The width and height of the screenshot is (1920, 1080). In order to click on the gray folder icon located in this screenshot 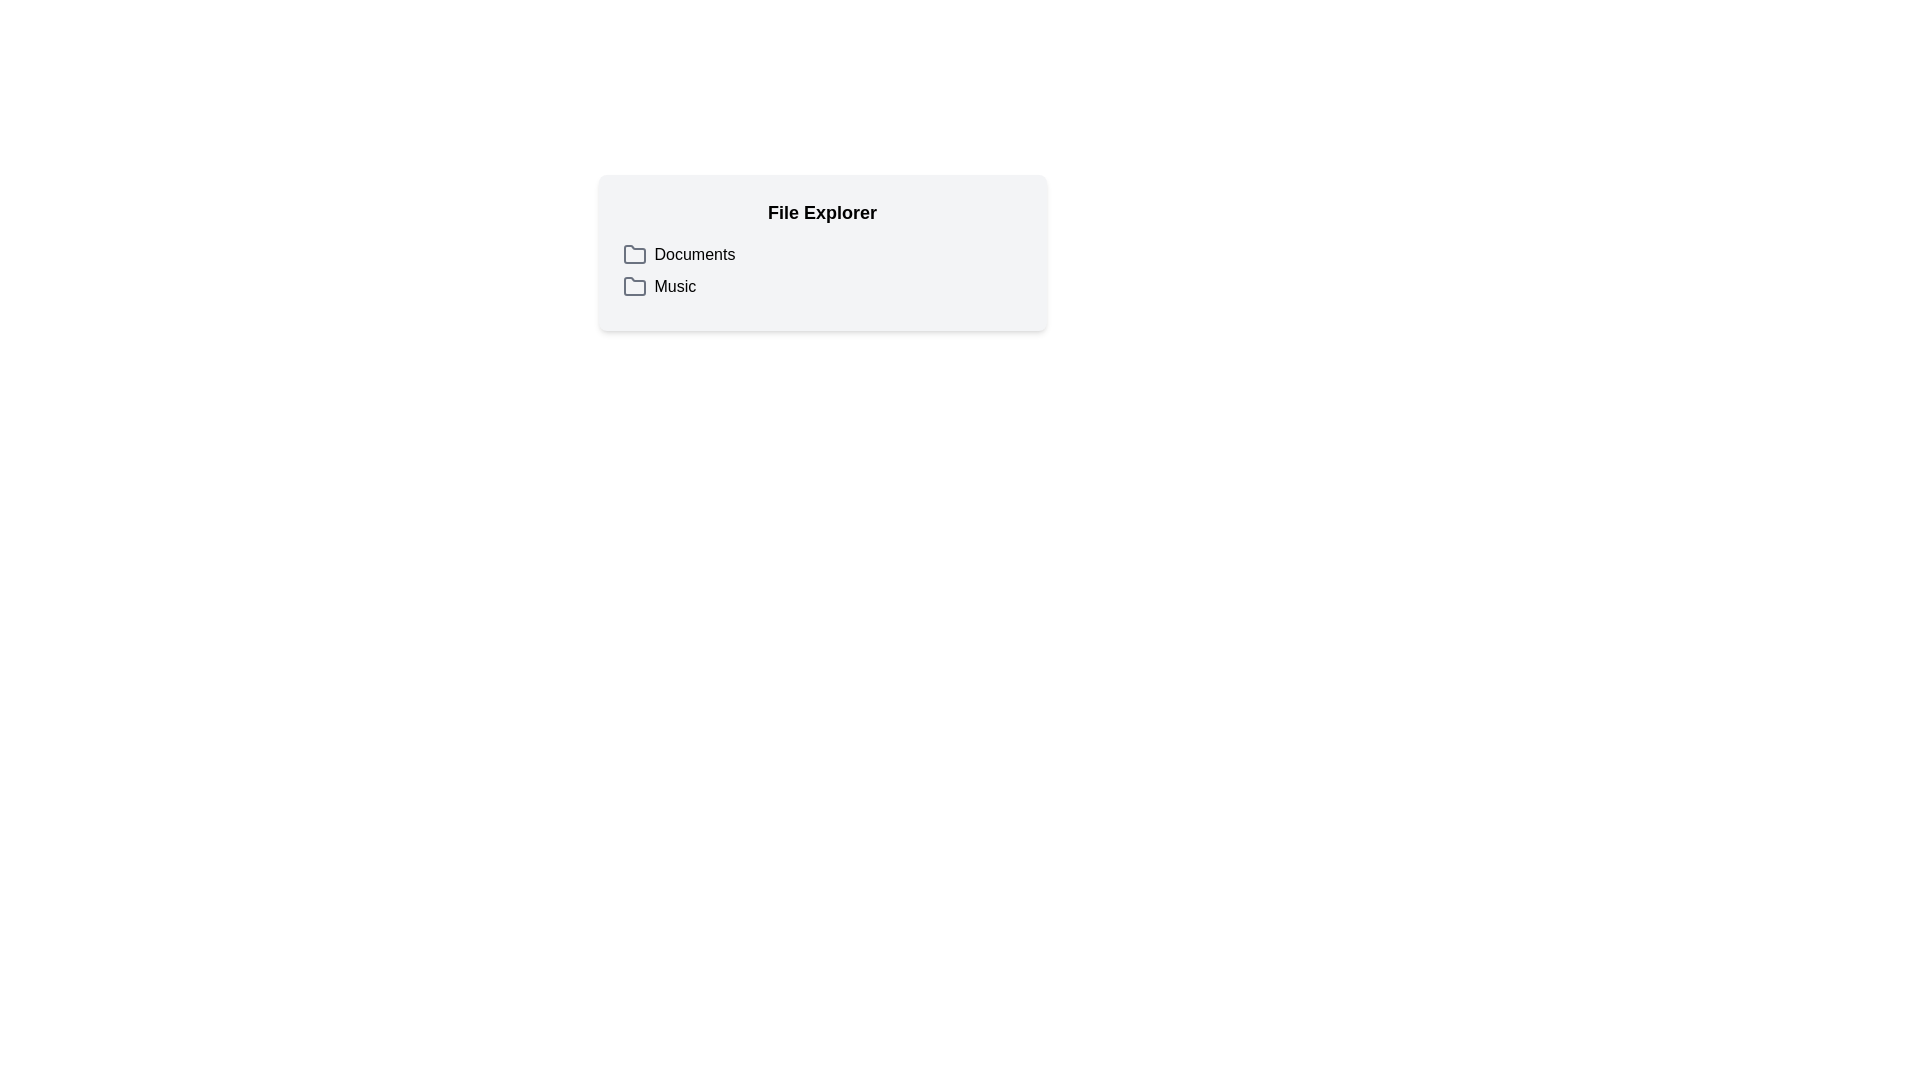, I will do `click(633, 286)`.